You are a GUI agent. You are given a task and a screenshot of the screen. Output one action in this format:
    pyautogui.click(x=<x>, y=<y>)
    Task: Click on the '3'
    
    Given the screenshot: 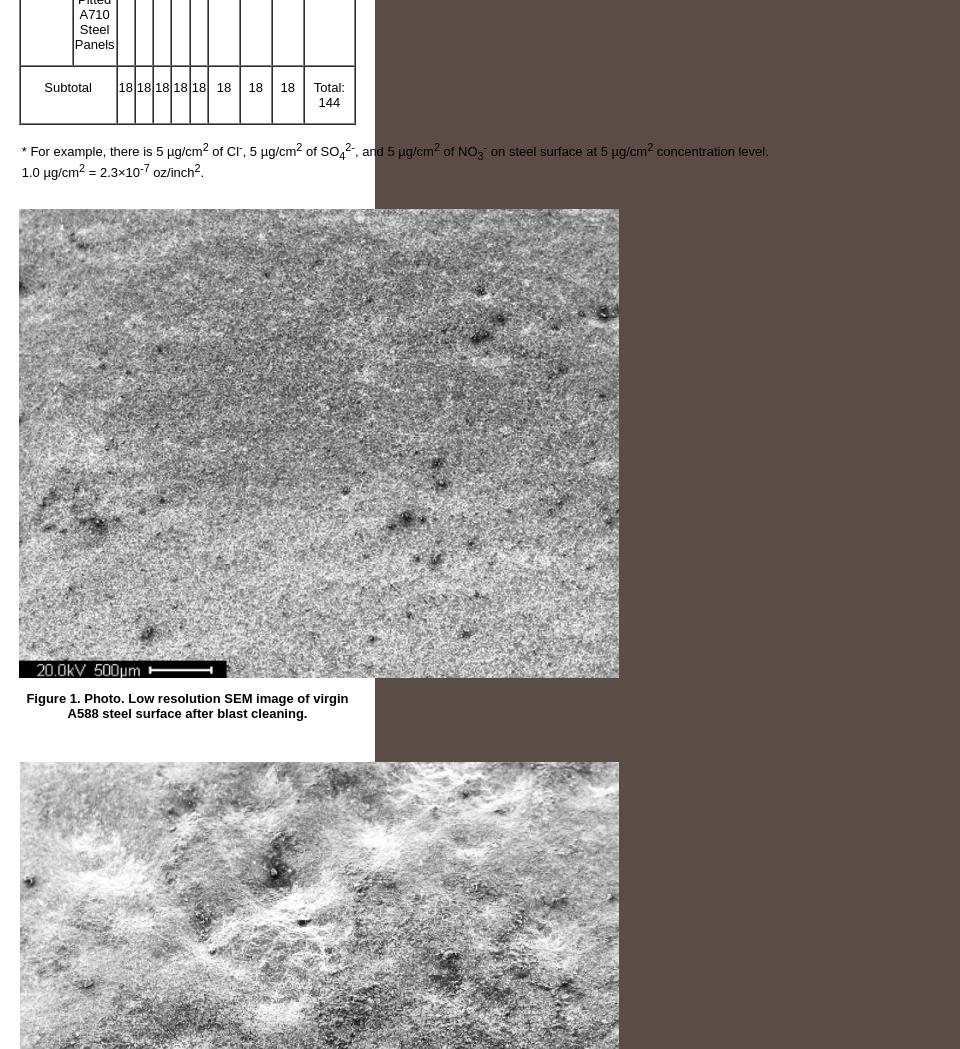 What is the action you would take?
    pyautogui.click(x=480, y=155)
    